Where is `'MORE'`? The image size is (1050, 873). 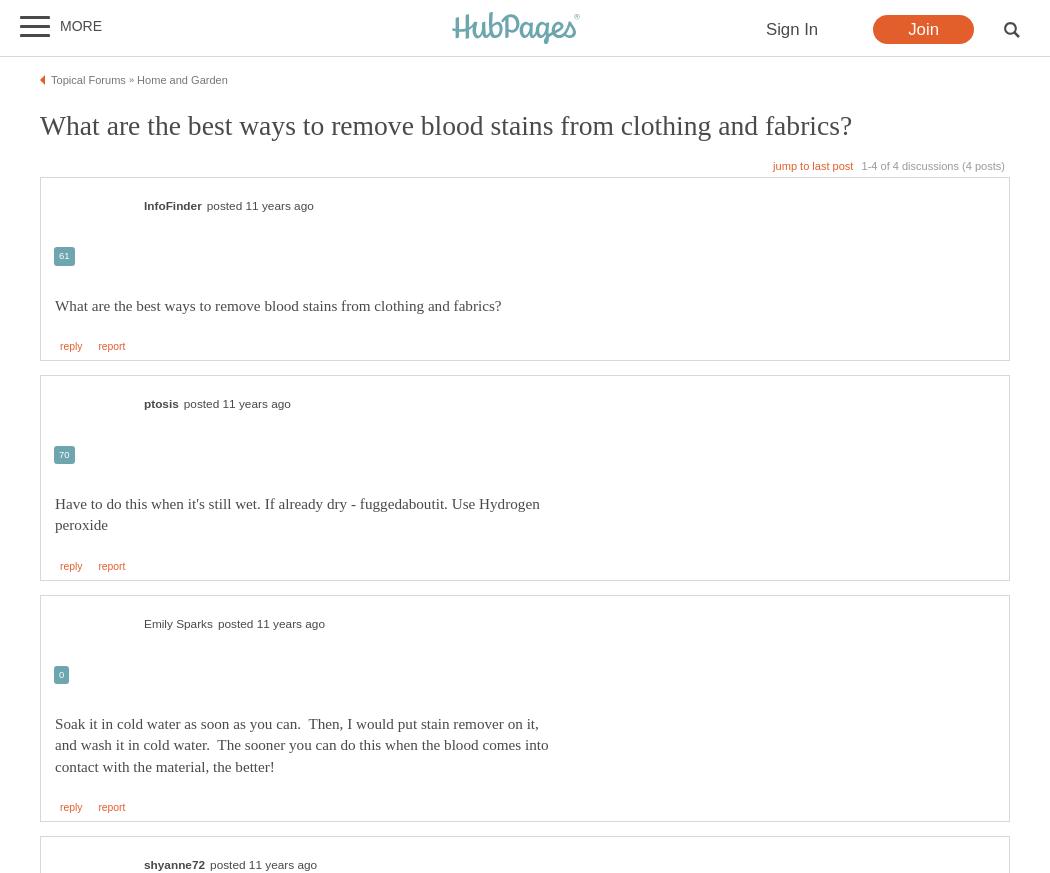 'MORE' is located at coordinates (80, 25).